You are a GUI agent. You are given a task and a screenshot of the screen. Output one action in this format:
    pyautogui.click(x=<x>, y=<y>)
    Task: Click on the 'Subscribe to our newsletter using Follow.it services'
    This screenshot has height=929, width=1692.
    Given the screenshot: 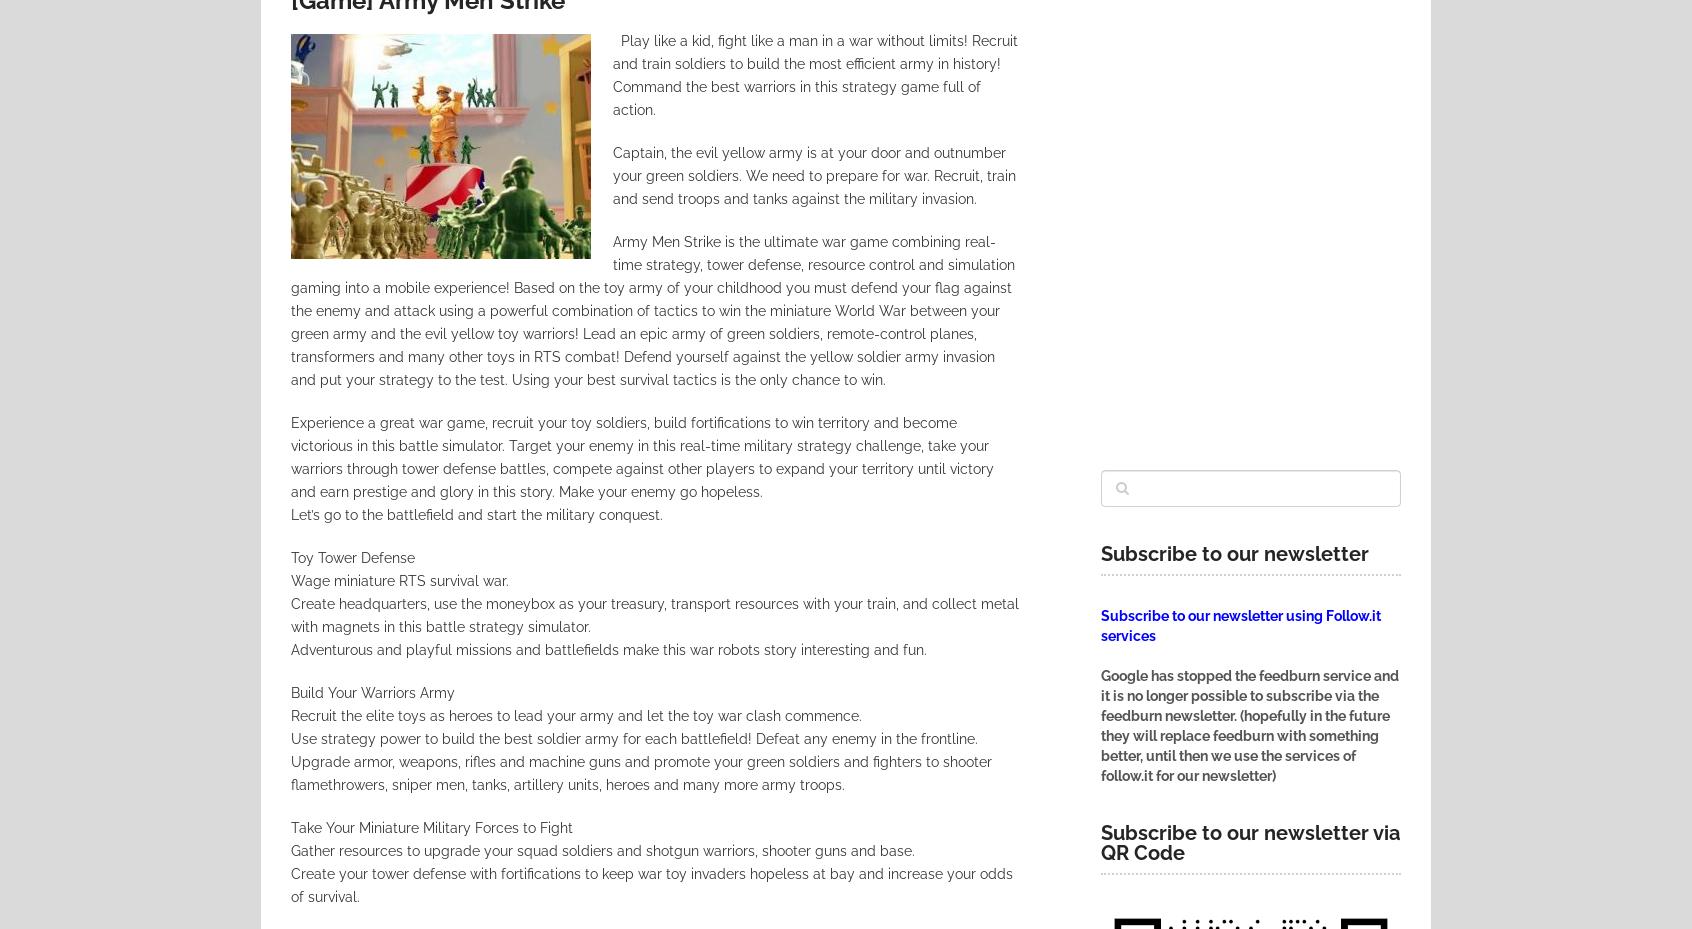 What is the action you would take?
    pyautogui.click(x=1241, y=624)
    